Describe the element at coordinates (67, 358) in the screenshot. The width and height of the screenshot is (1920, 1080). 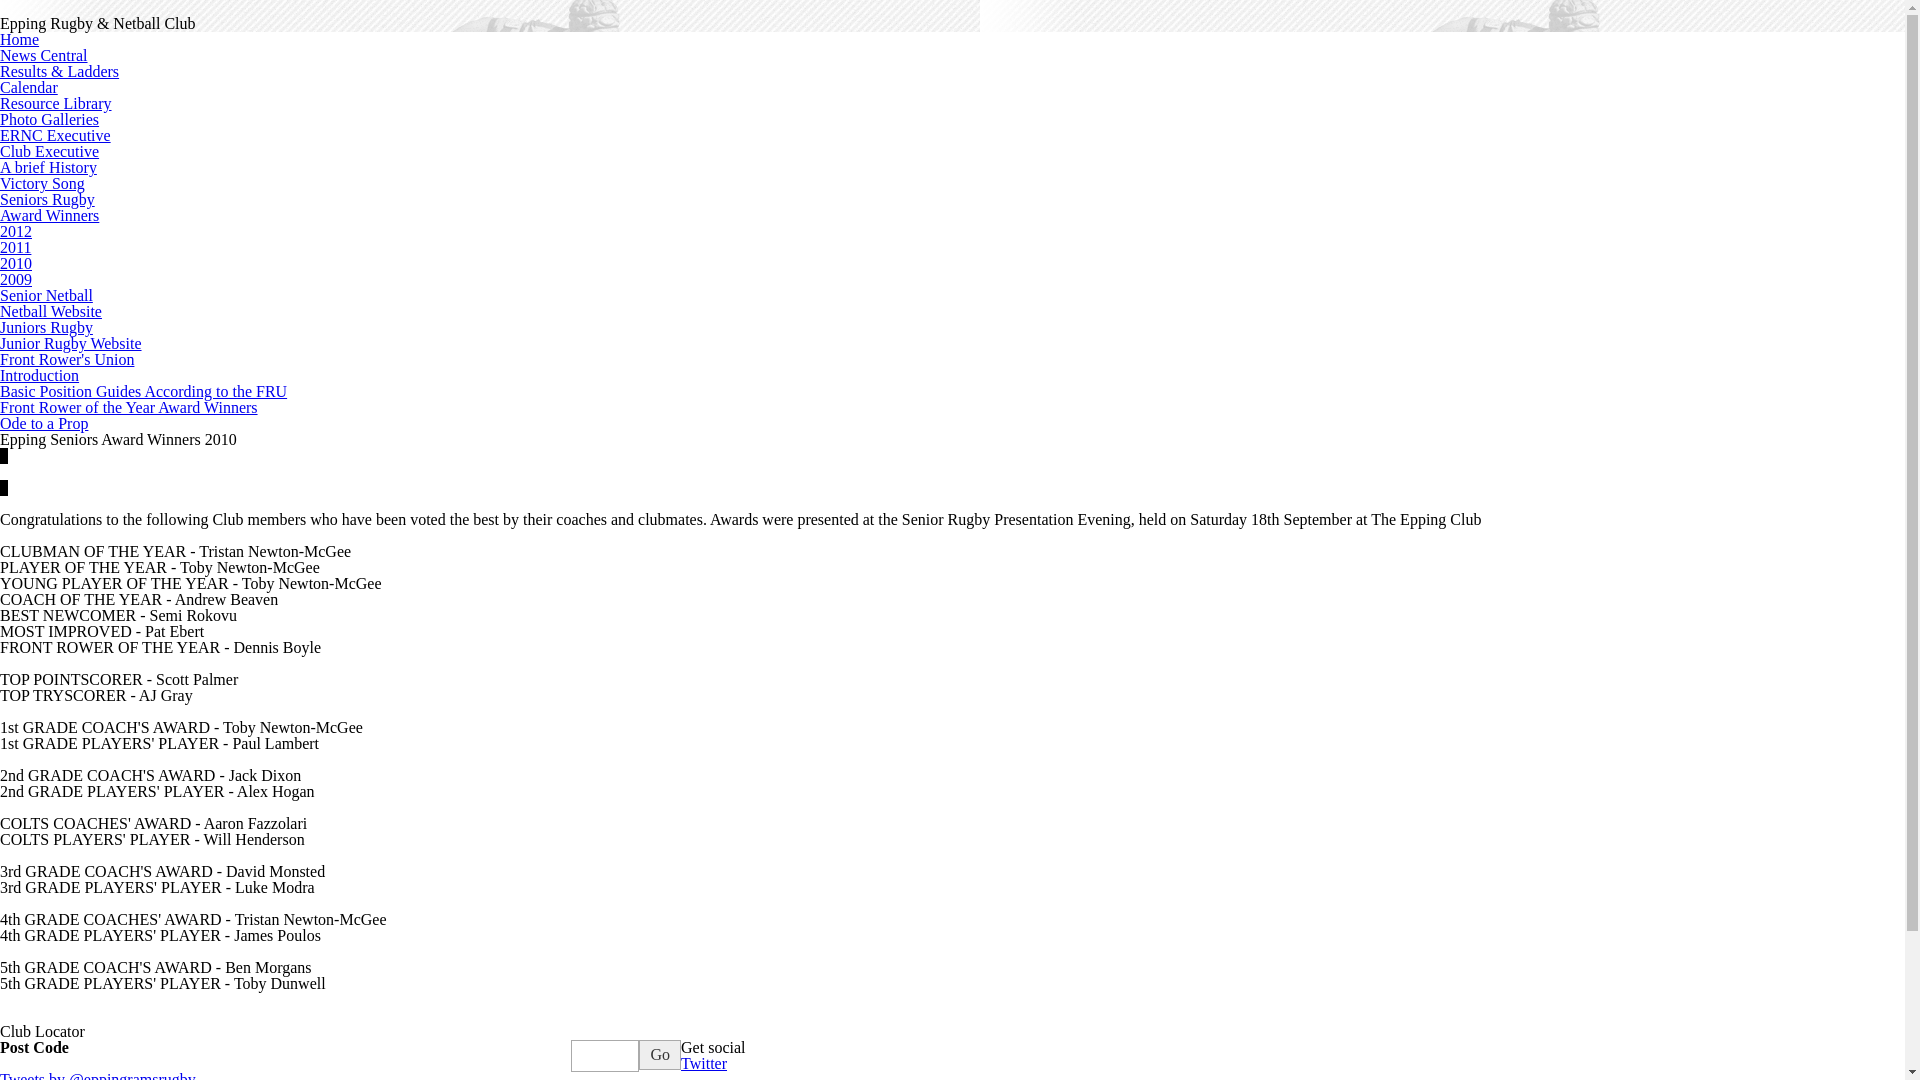
I see `'Front Rower's Union'` at that location.